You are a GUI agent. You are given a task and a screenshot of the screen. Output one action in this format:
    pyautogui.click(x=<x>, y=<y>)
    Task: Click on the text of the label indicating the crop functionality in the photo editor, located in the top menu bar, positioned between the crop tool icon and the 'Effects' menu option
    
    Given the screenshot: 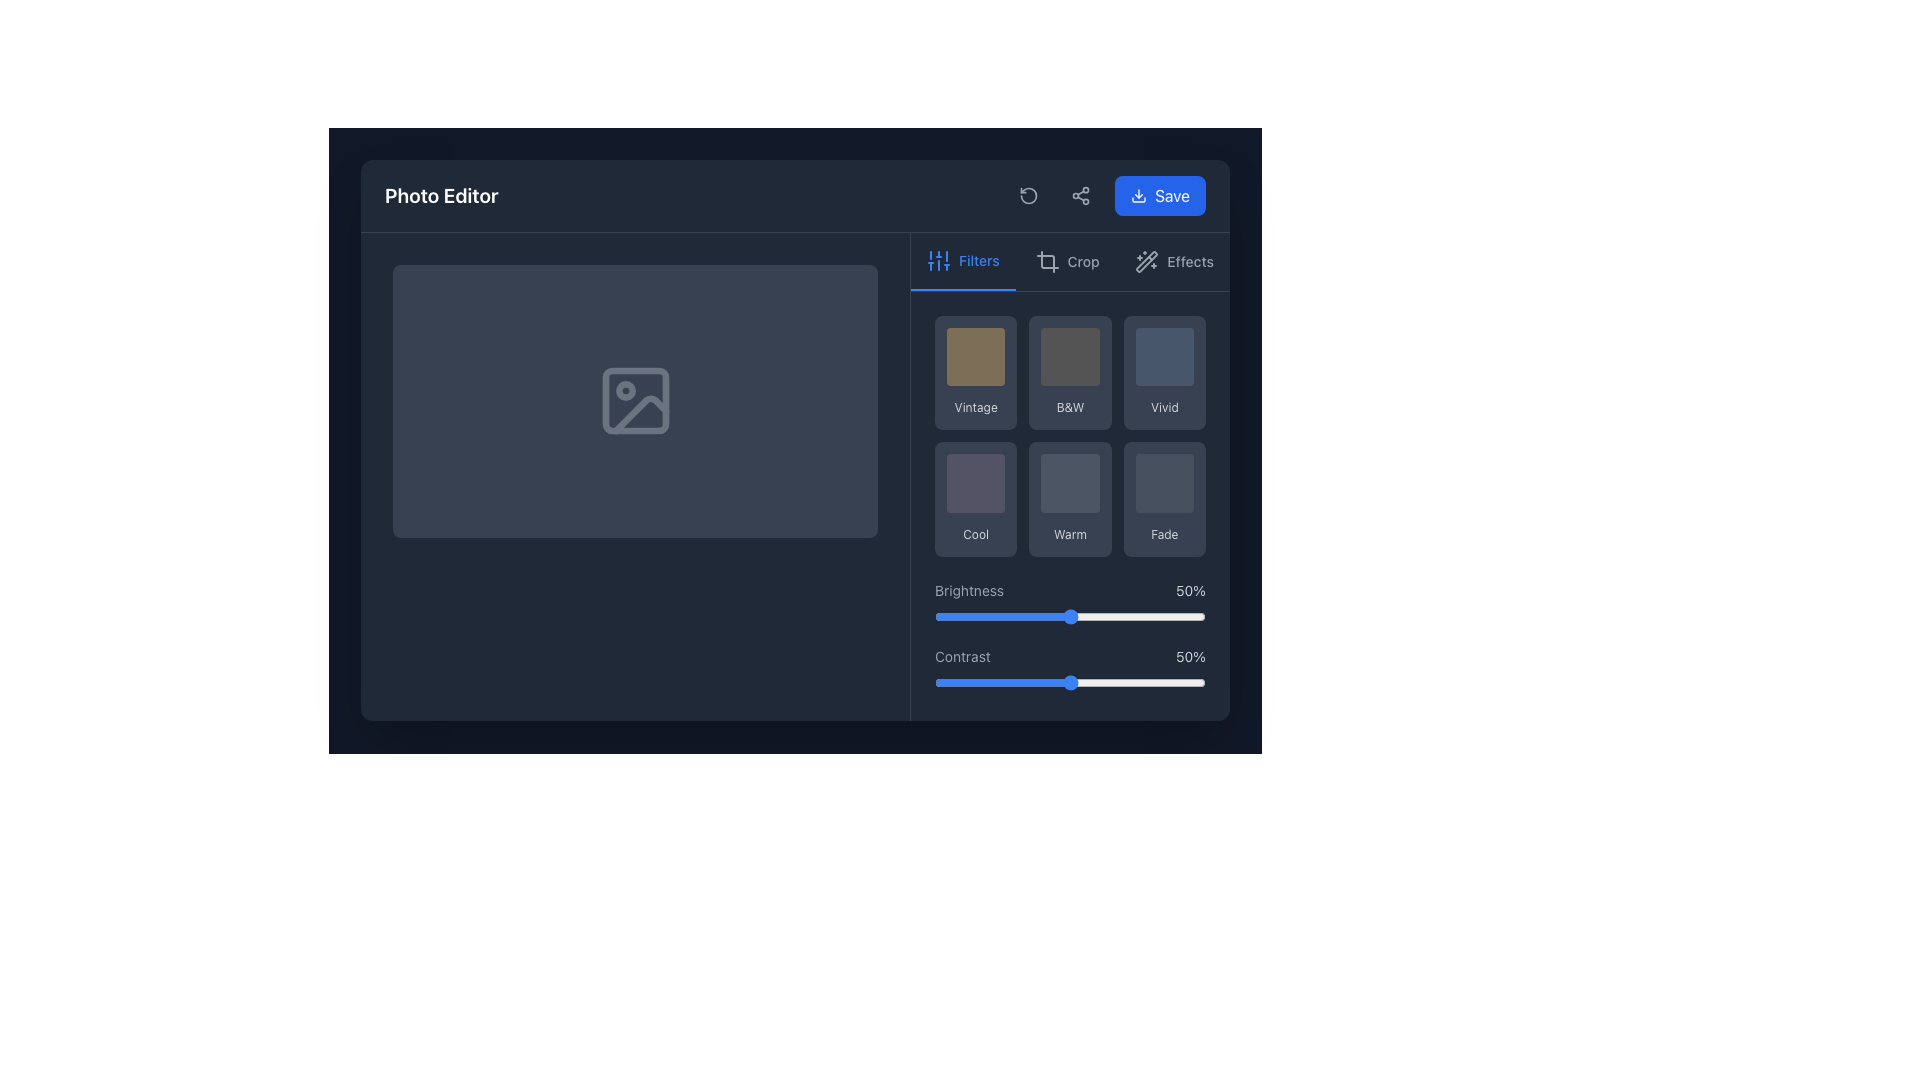 What is the action you would take?
    pyautogui.click(x=1082, y=261)
    